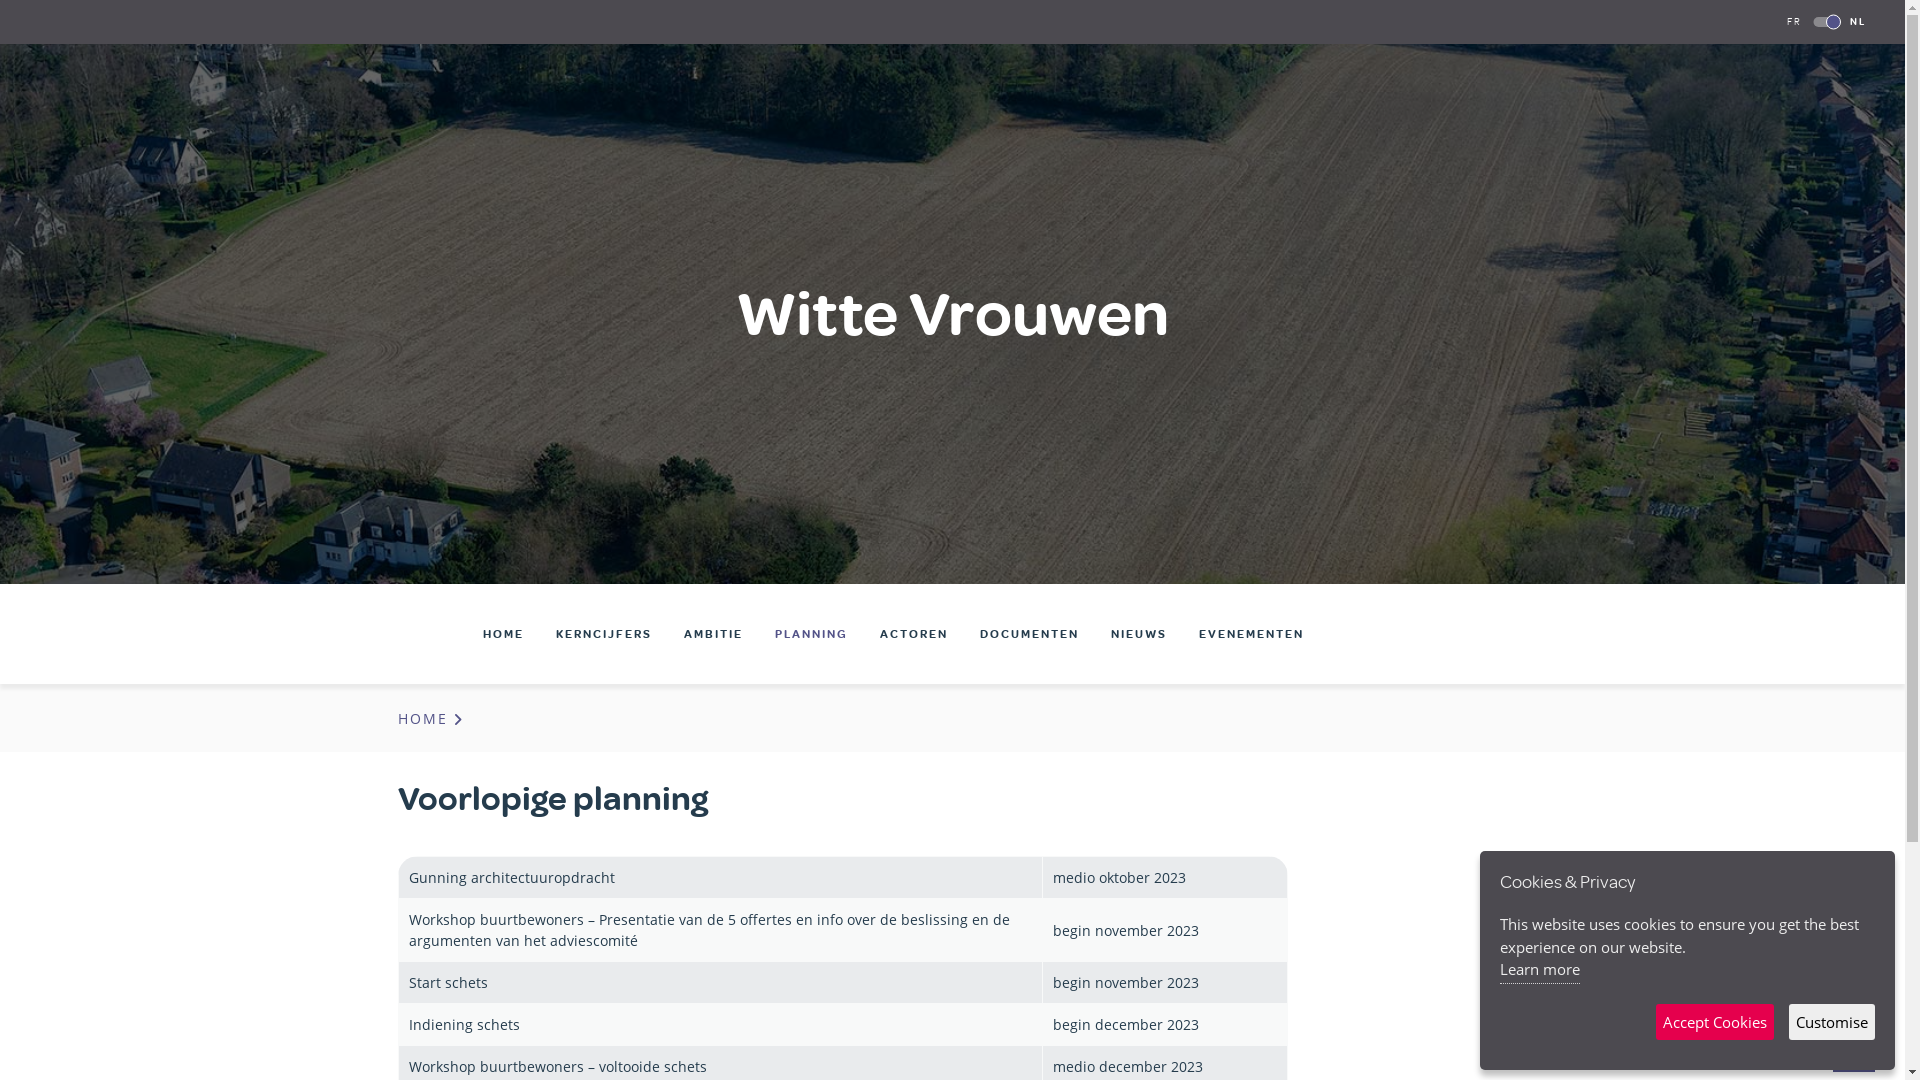  What do you see at coordinates (912, 633) in the screenshot?
I see `'ACTOREN'` at bounding box center [912, 633].